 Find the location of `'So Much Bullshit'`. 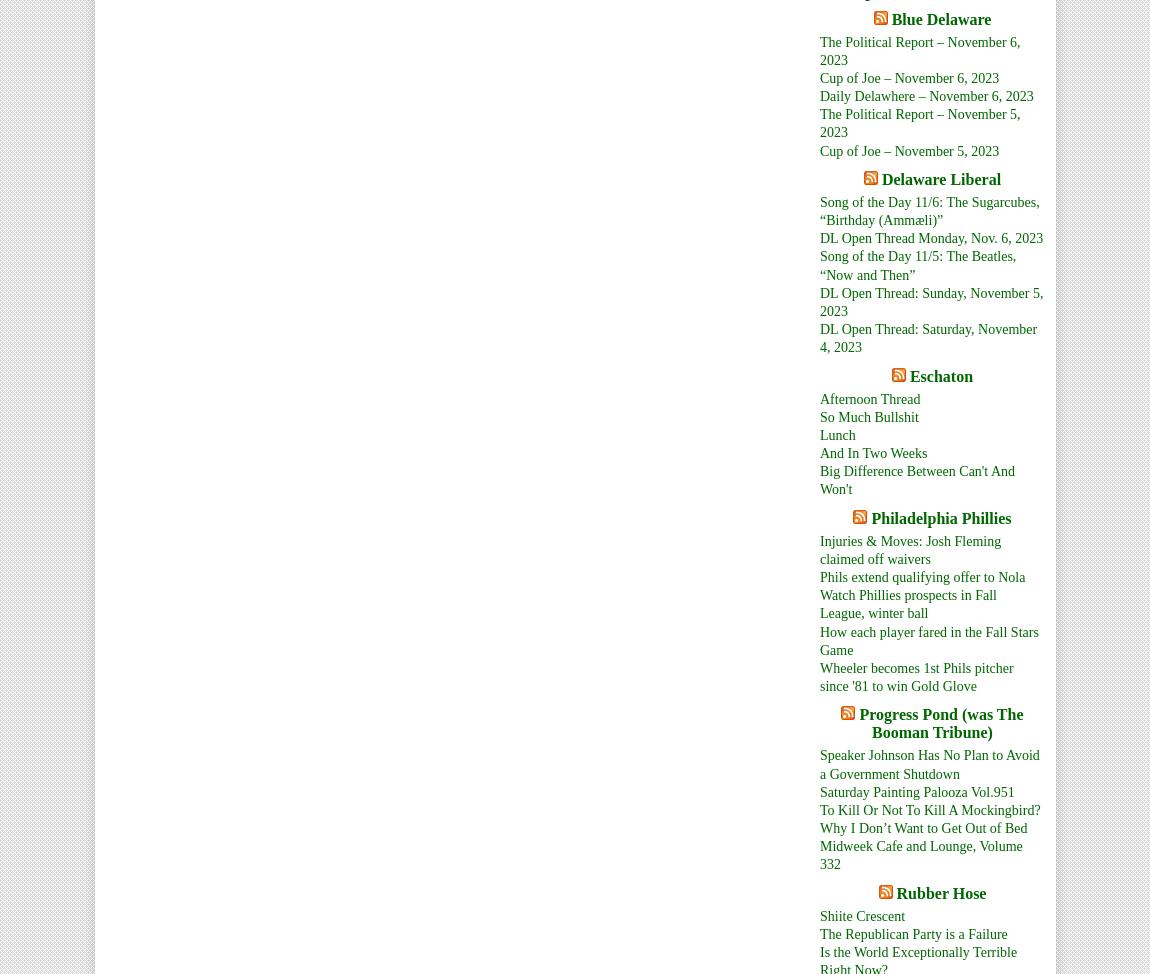

'So Much Bullshit' is located at coordinates (869, 415).